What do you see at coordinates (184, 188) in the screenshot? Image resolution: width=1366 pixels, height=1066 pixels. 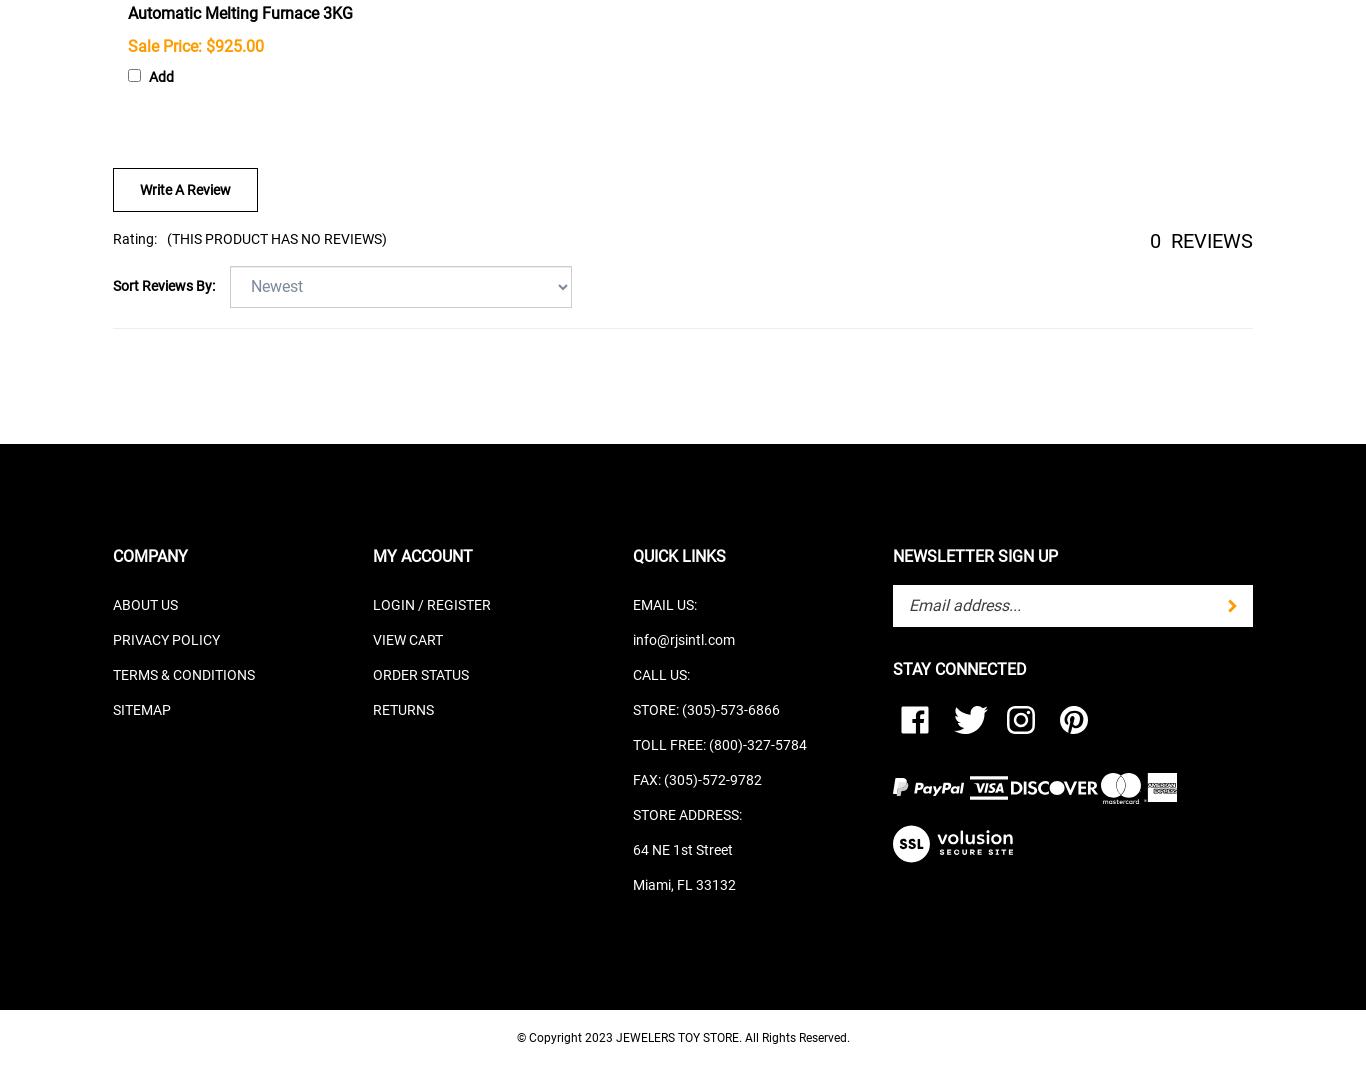 I see `'Write A Review'` at bounding box center [184, 188].